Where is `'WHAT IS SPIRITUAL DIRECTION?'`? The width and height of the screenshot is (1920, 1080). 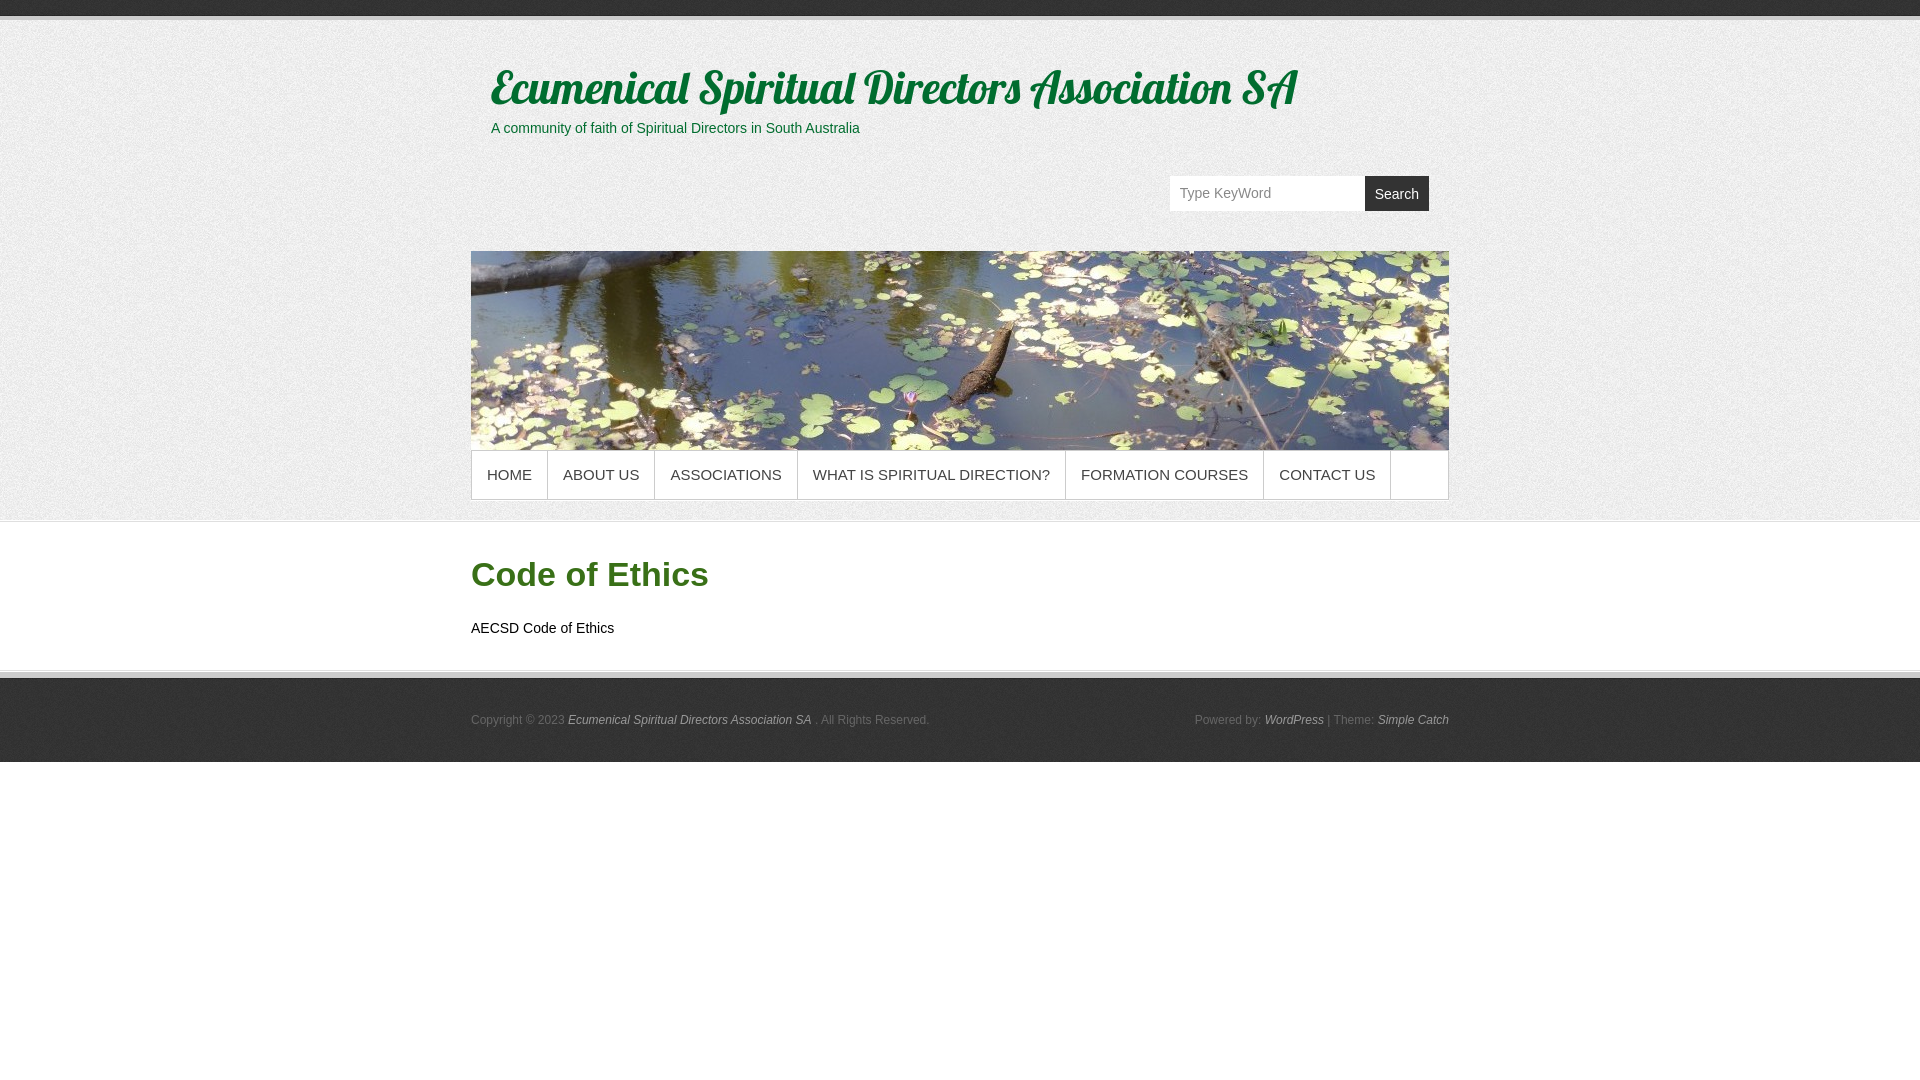 'WHAT IS SPIRITUAL DIRECTION?' is located at coordinates (930, 474).